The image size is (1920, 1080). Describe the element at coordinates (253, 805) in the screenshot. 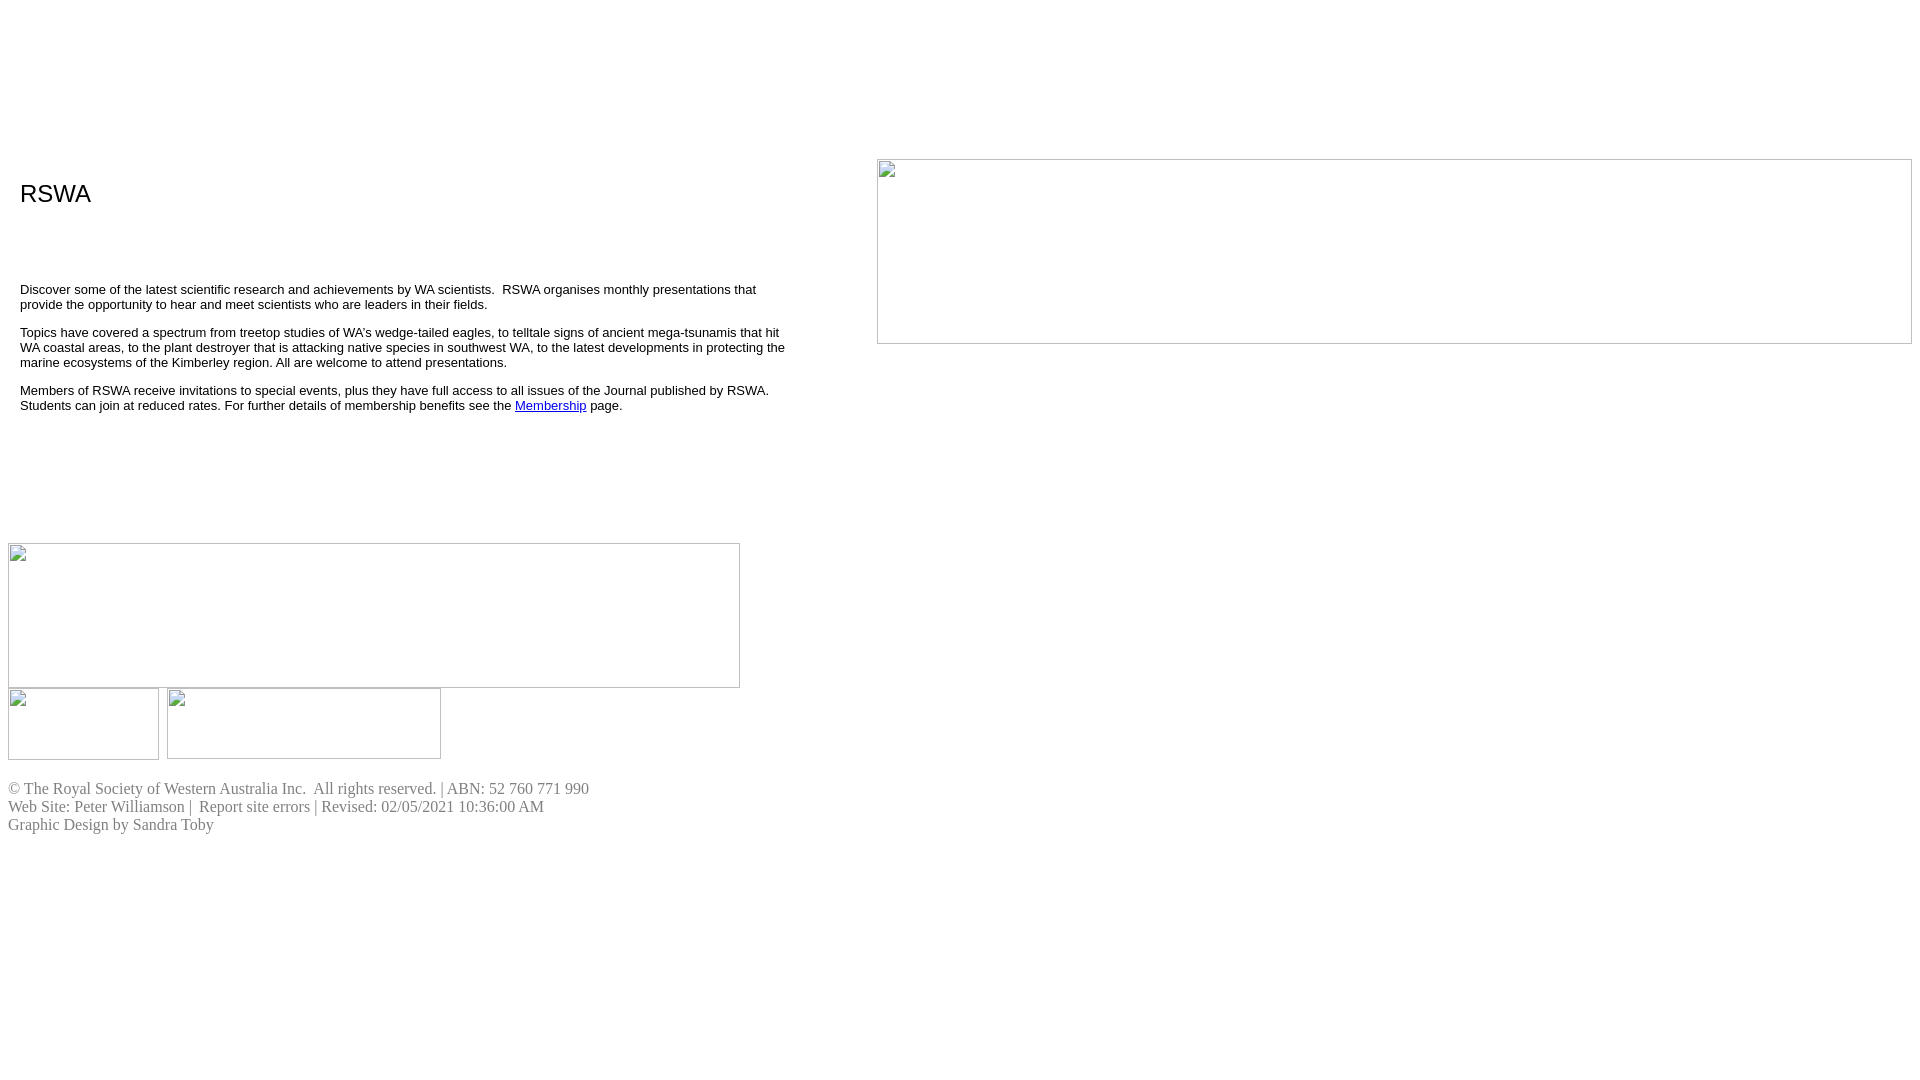

I see `'Report site errors'` at that location.